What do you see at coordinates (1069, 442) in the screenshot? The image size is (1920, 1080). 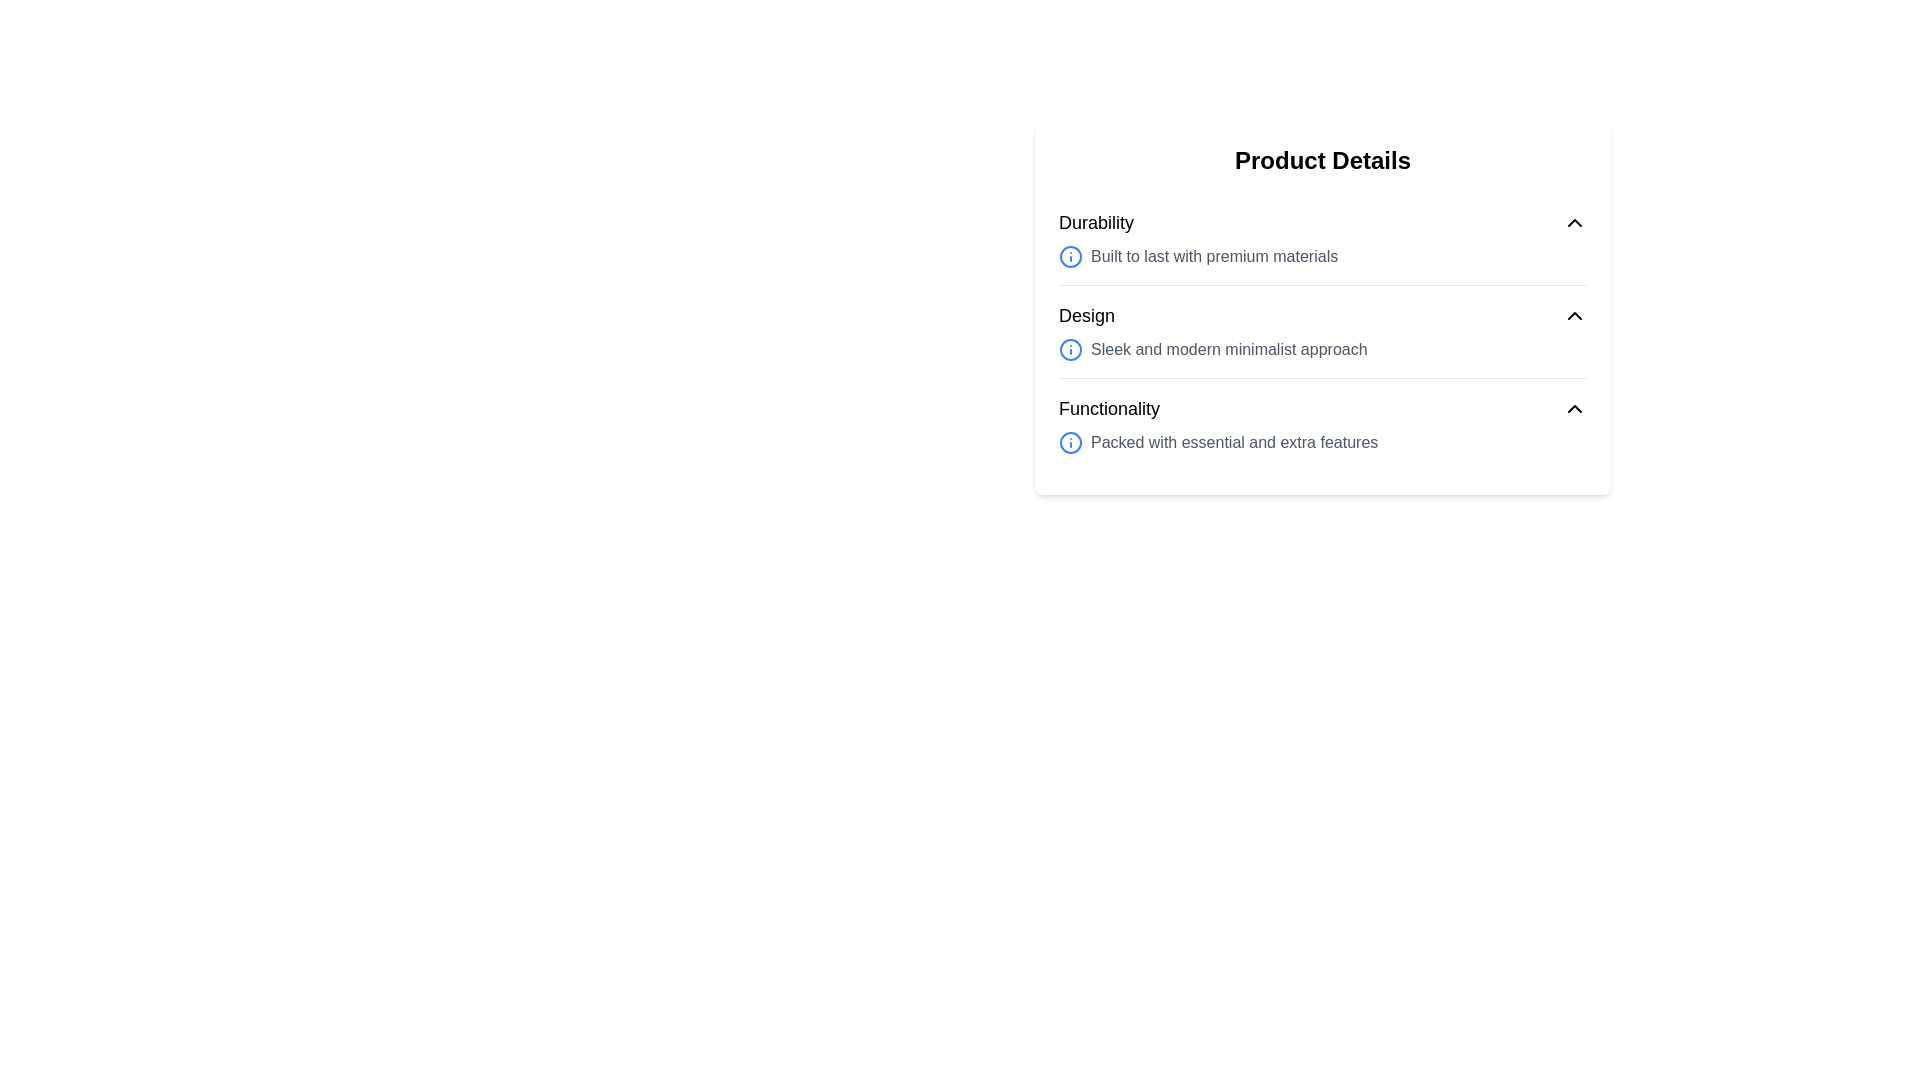 I see `the SVG graphical element (circle) that serves as an info icon for 'Functionality' located in the third row of the 'Product Details' section` at bounding box center [1069, 442].